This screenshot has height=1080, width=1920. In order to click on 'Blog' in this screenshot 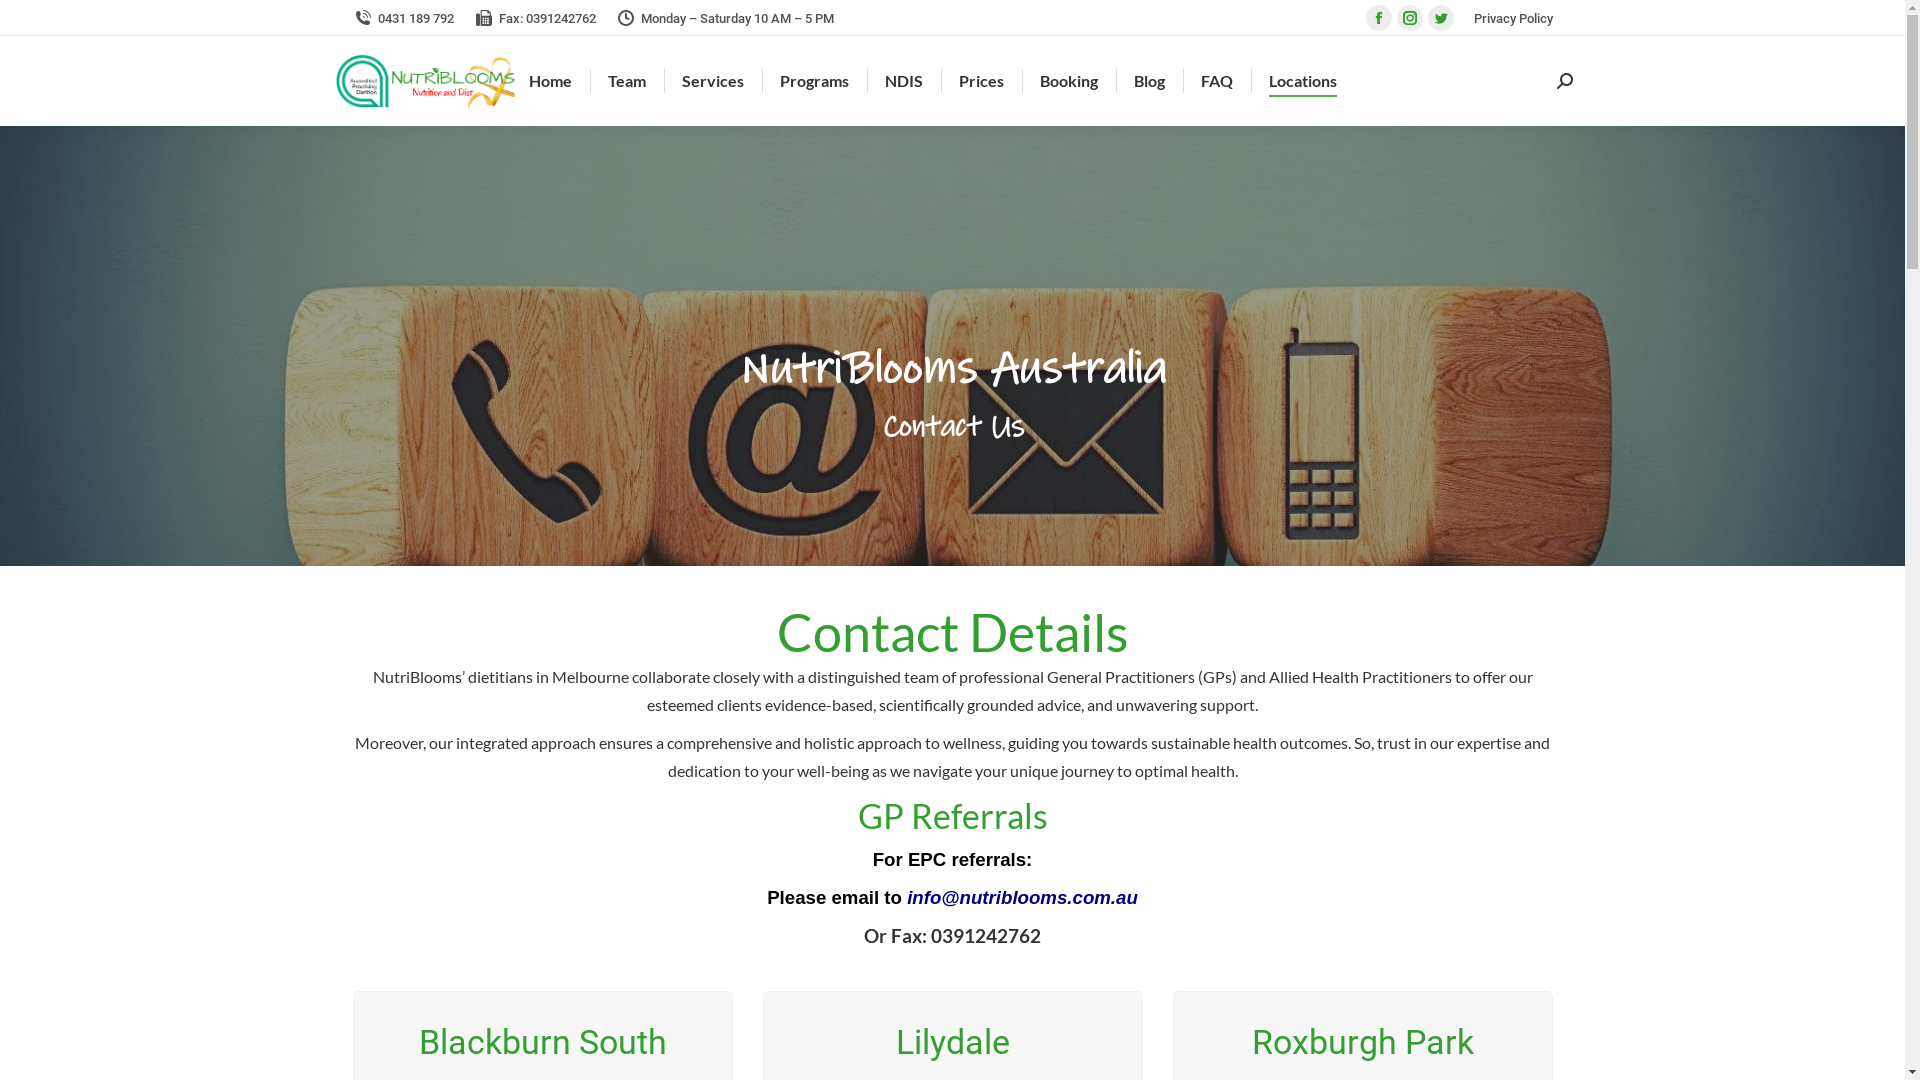, I will do `click(1149, 80)`.